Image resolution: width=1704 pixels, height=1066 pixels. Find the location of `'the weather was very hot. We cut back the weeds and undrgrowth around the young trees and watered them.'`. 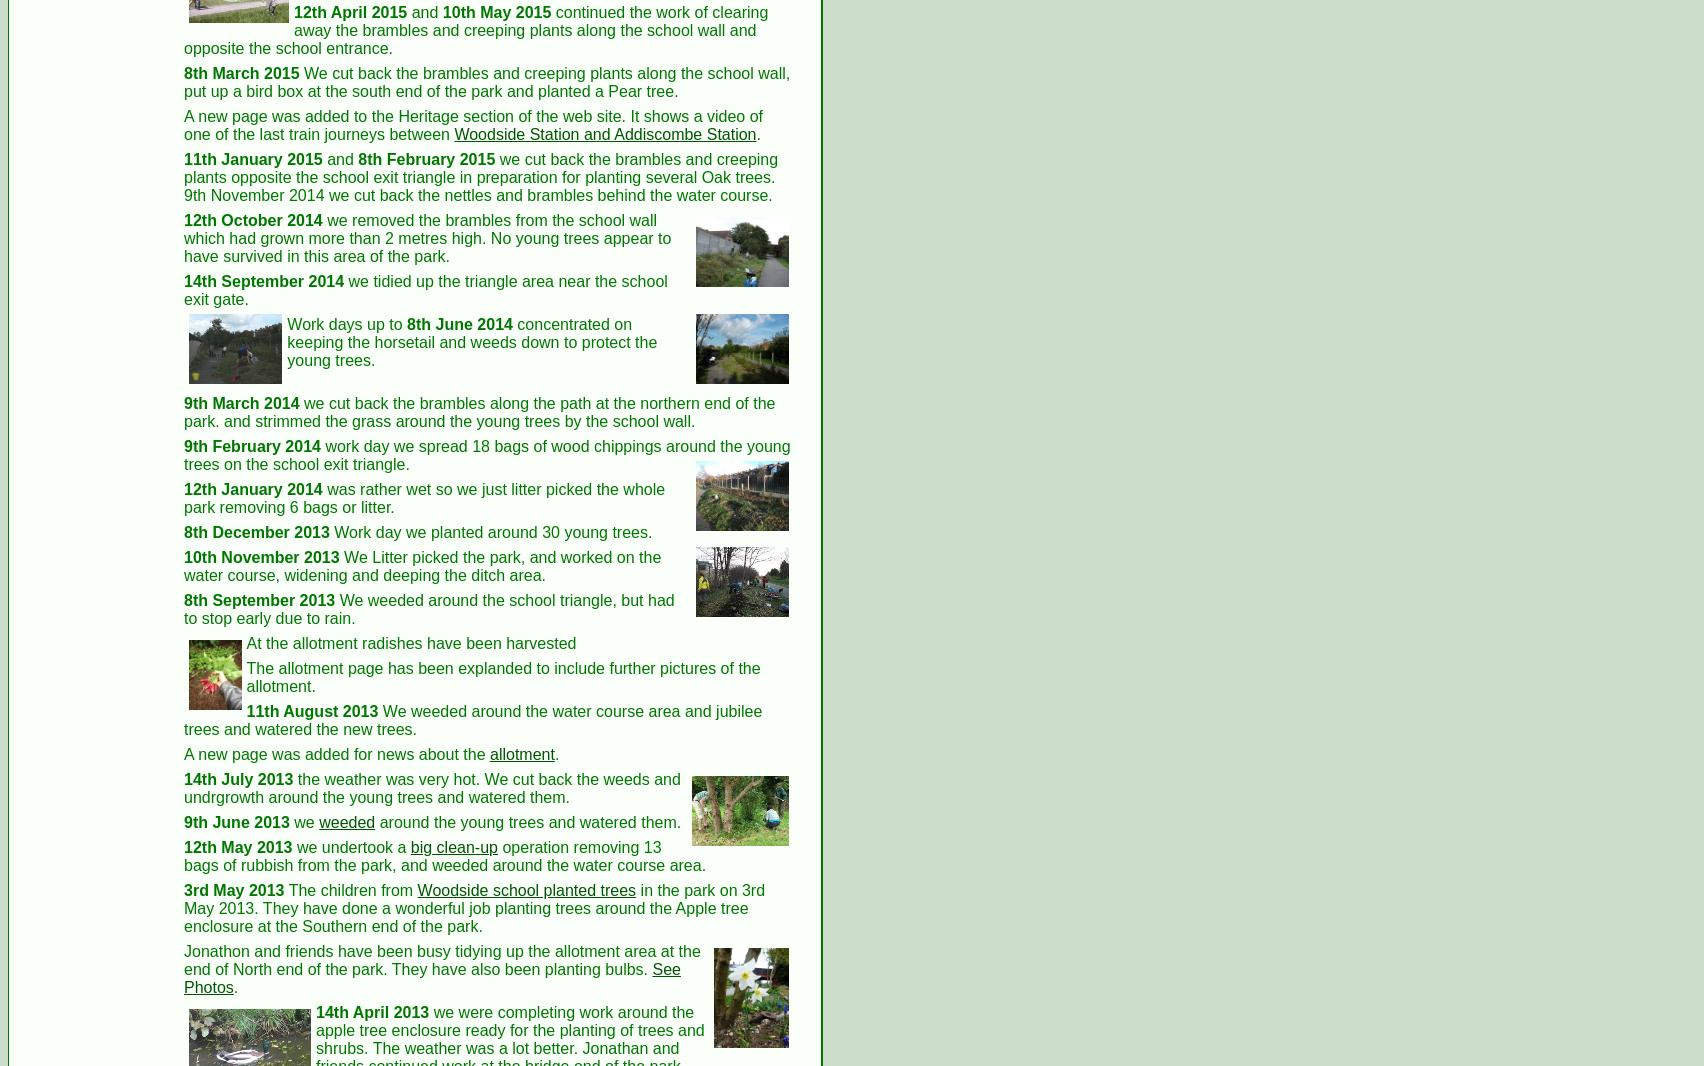

'the weather was very hot. We cut back the weeds and undrgrowth around the young trees and watered them.' is located at coordinates (431, 787).